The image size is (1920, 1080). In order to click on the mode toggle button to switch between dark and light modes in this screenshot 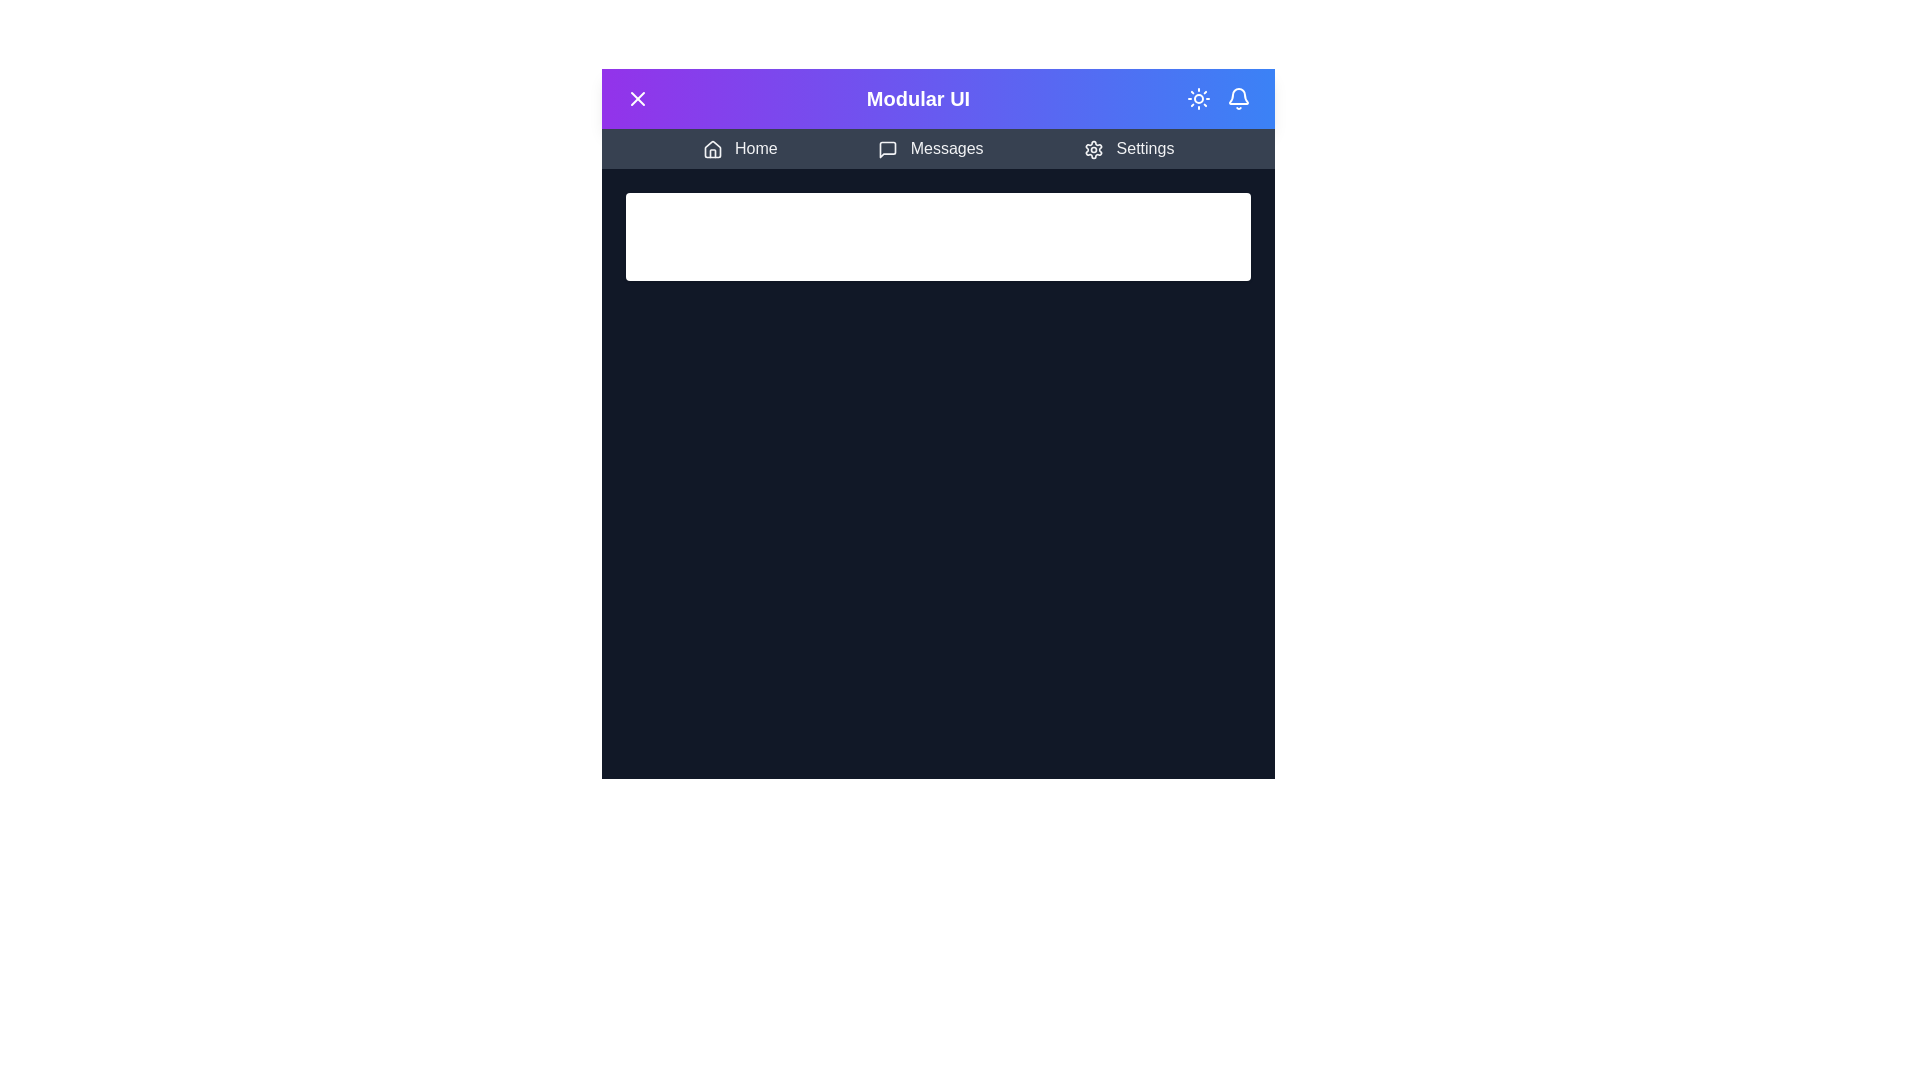, I will do `click(1199, 99)`.